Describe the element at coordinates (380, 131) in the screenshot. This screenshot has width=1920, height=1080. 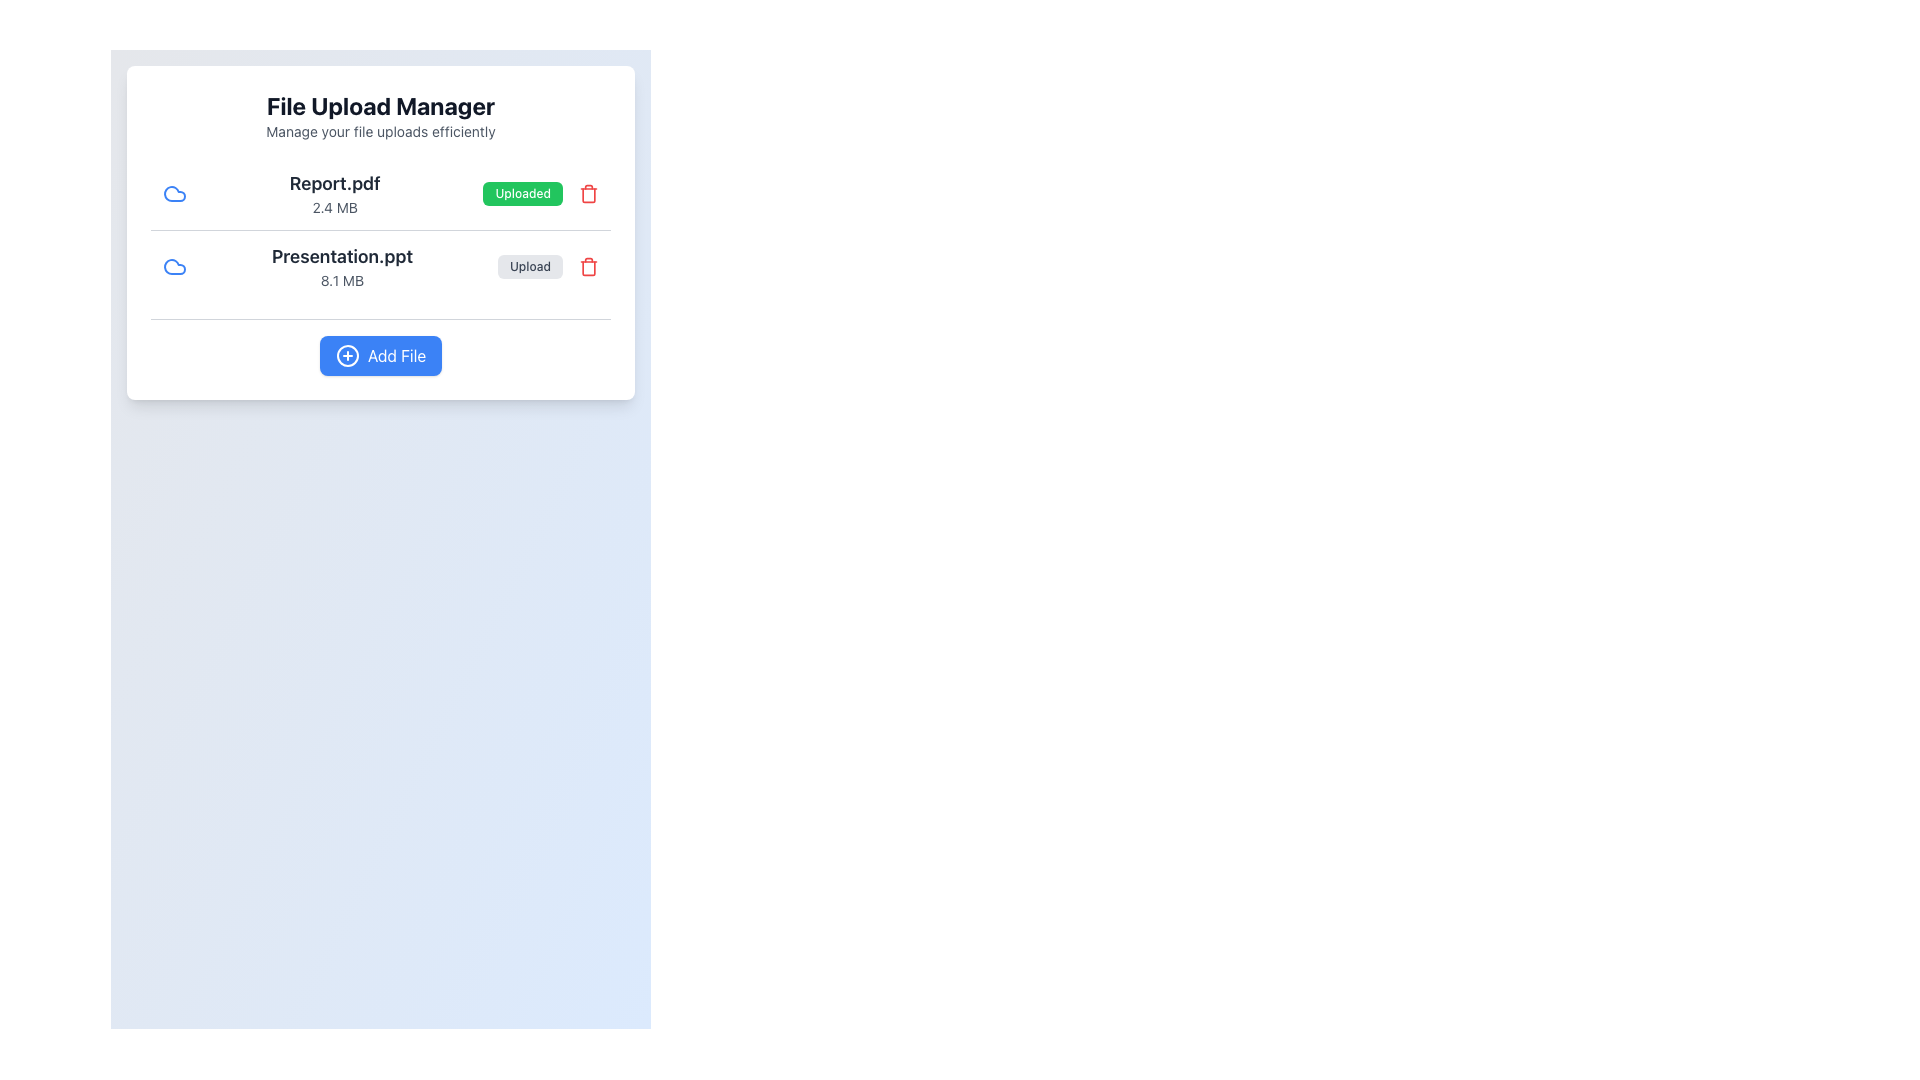
I see `the static text element that reads 'Manage your file uploads efficiently', located below the title 'File Upload Manager'` at that location.